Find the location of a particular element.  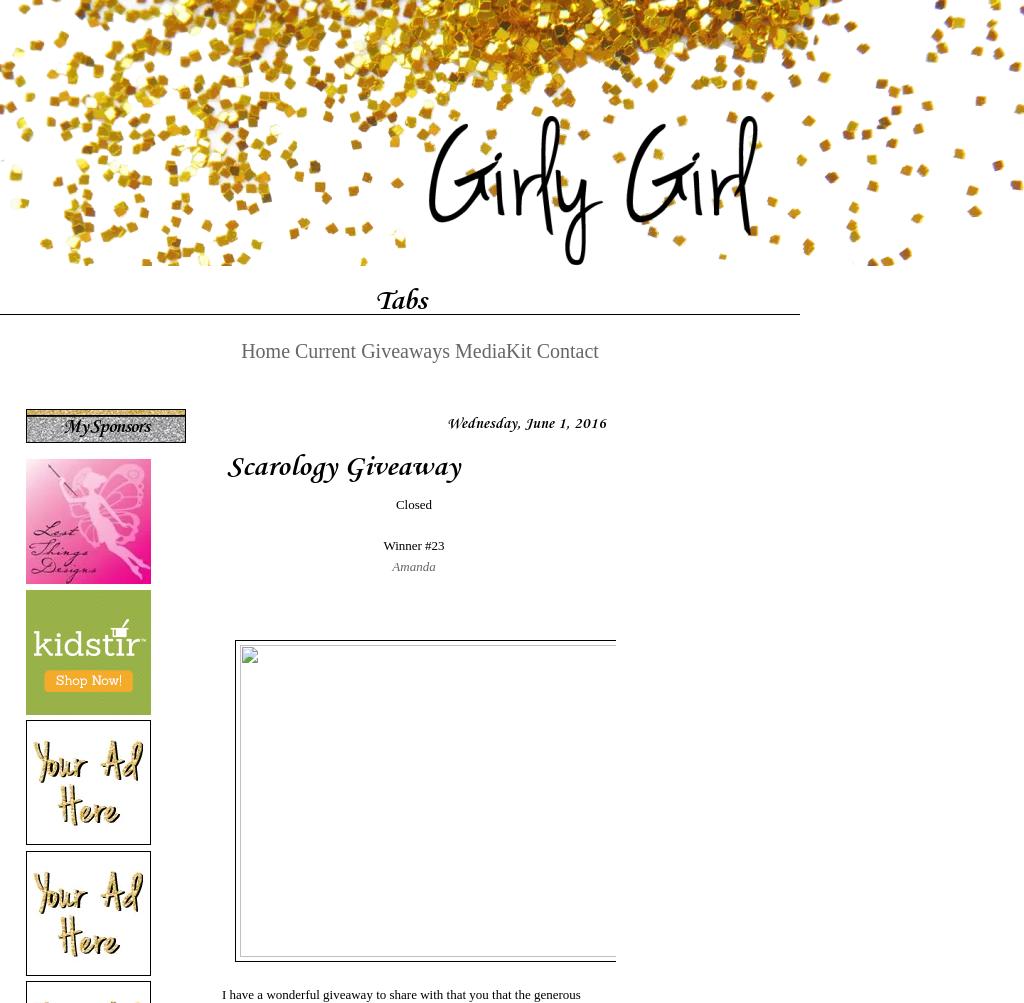

'Contact' is located at coordinates (565, 349).